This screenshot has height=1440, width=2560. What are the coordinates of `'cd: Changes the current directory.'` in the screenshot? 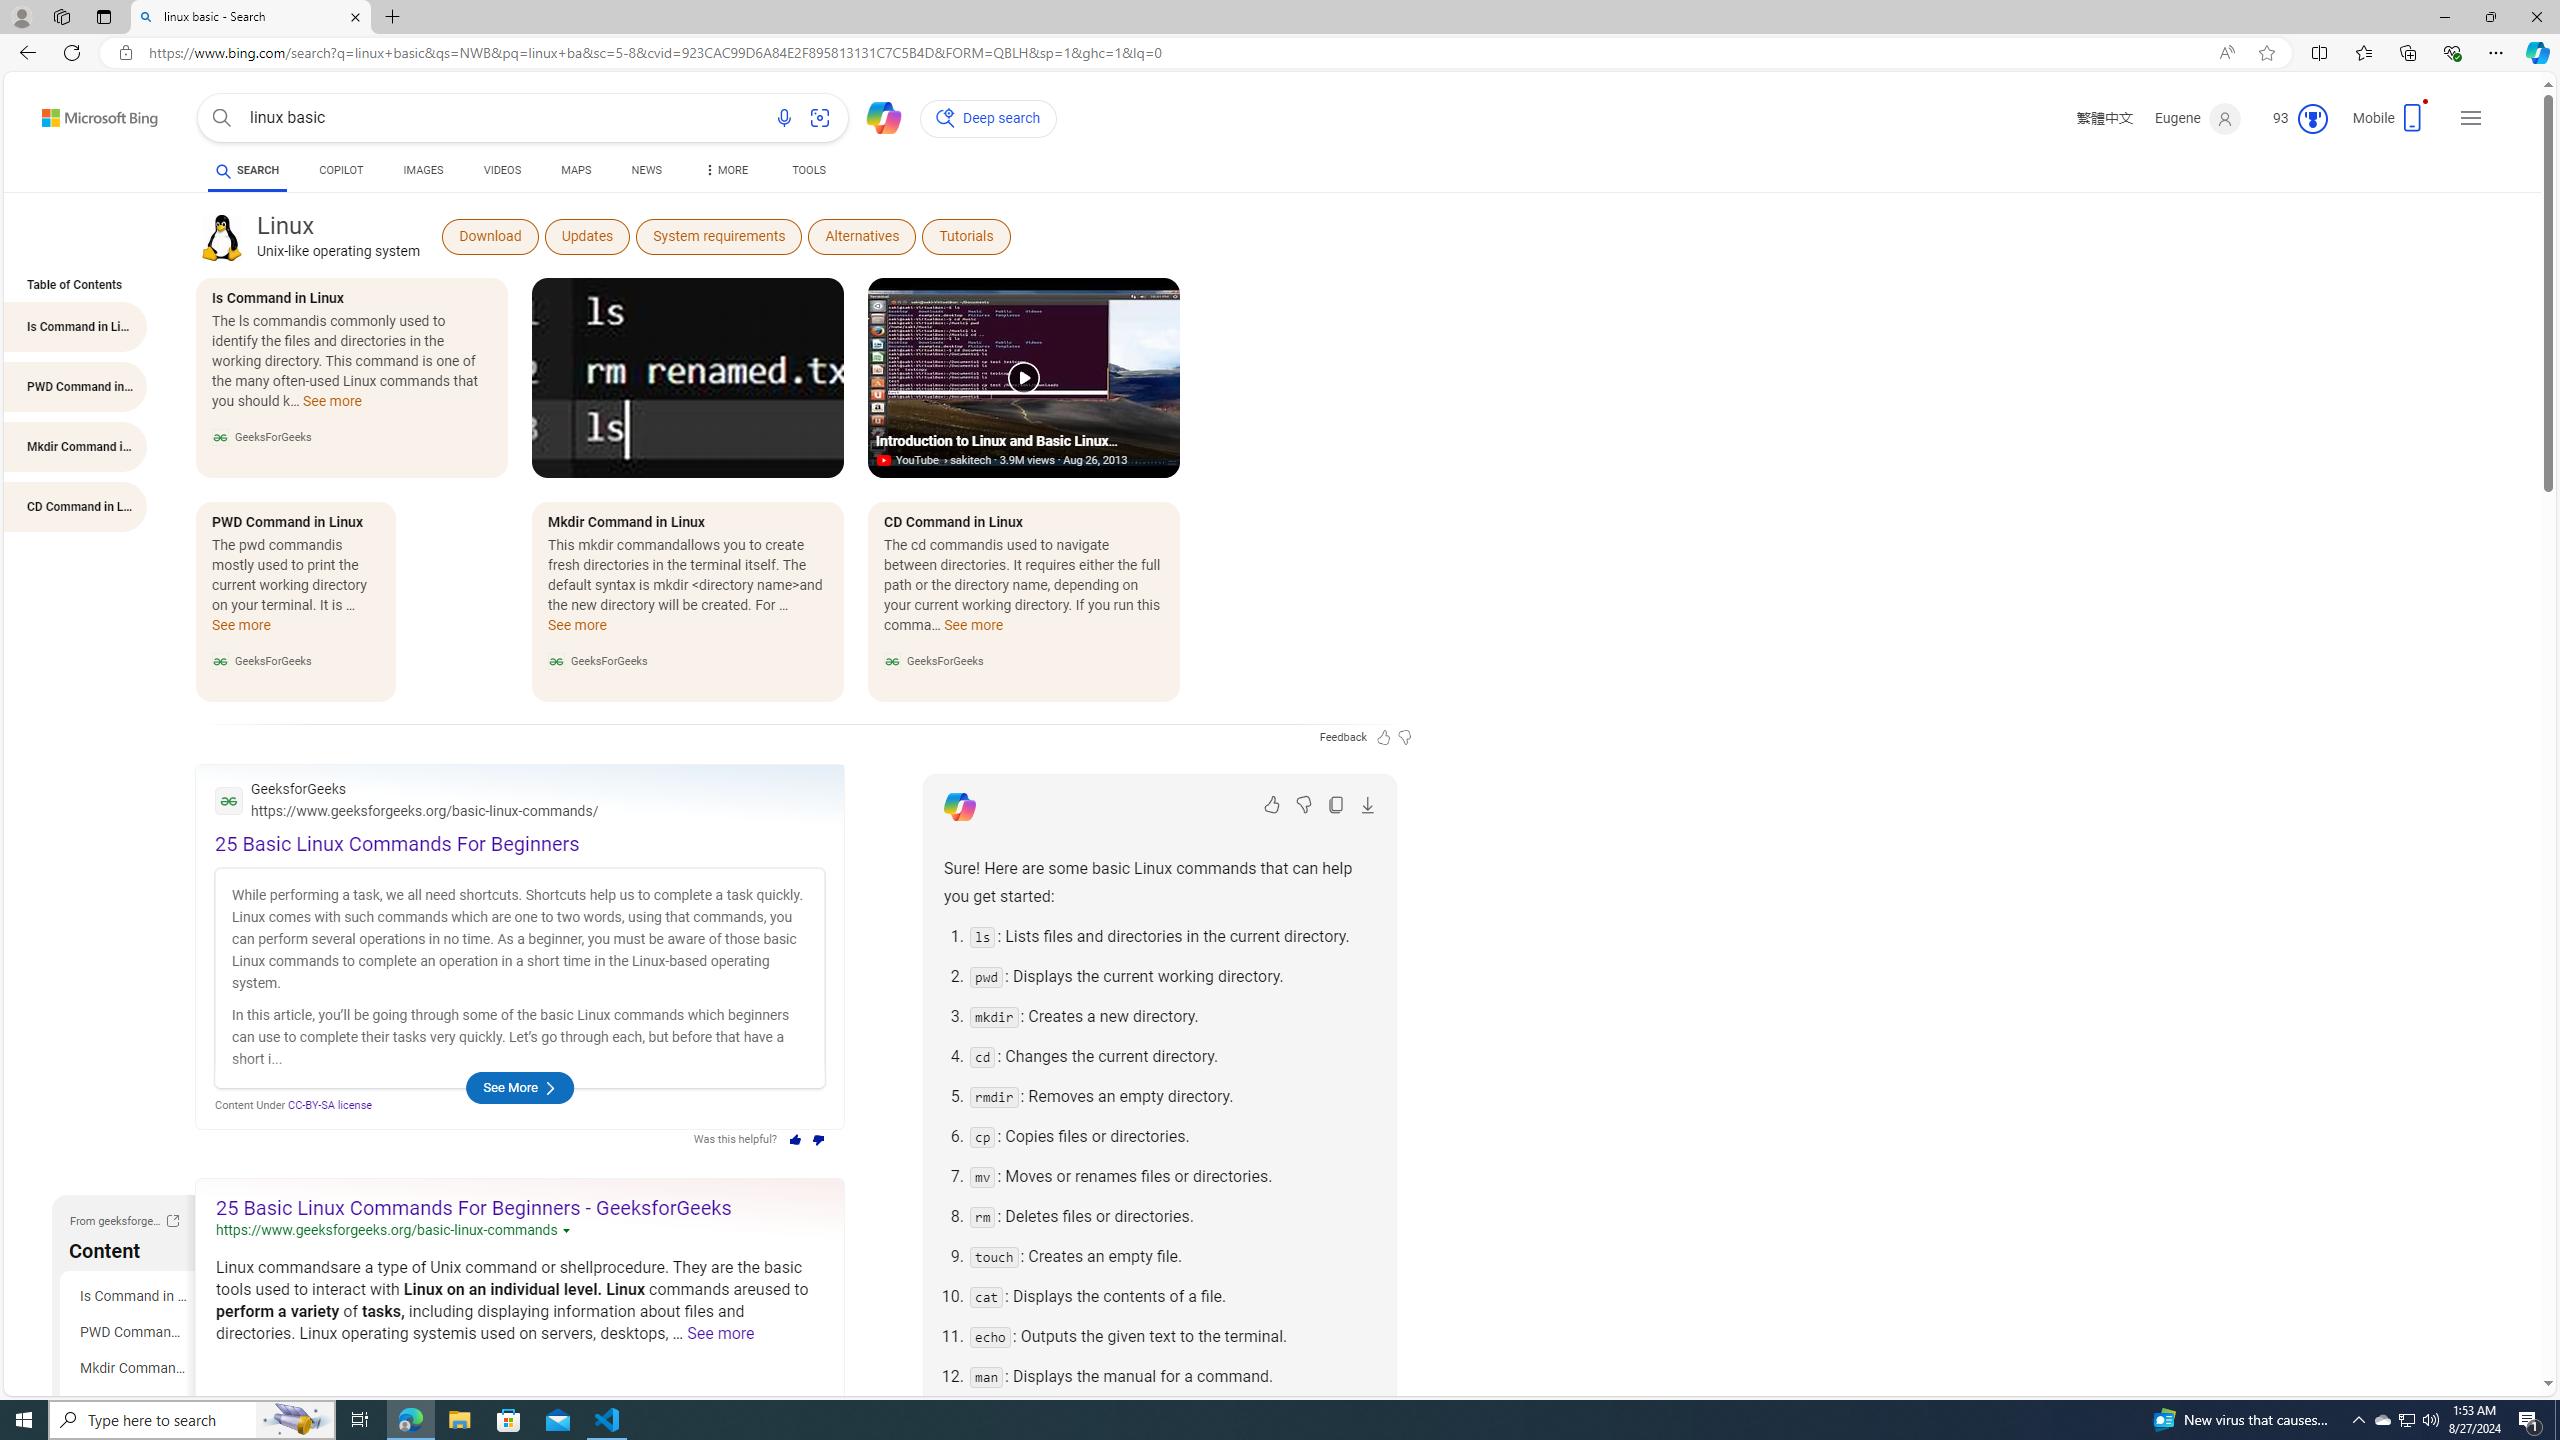 It's located at (1171, 1056).